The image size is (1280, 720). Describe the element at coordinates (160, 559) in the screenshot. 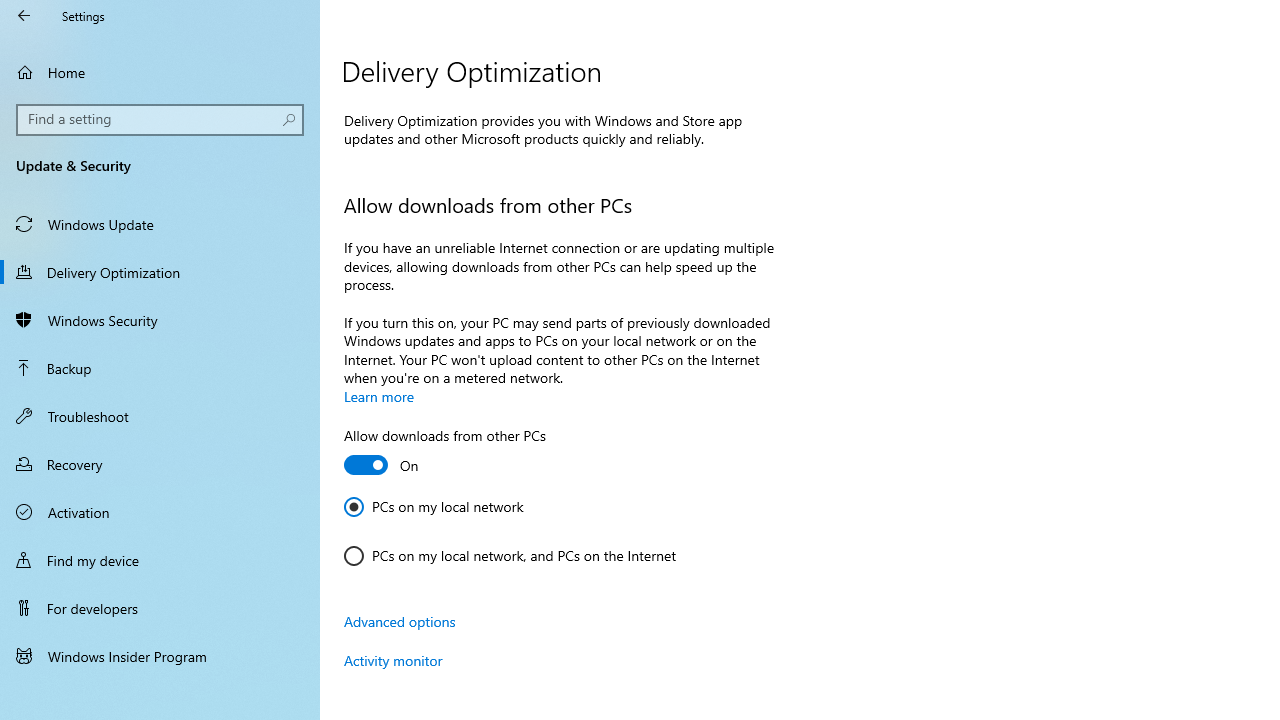

I see `'Find my device'` at that location.